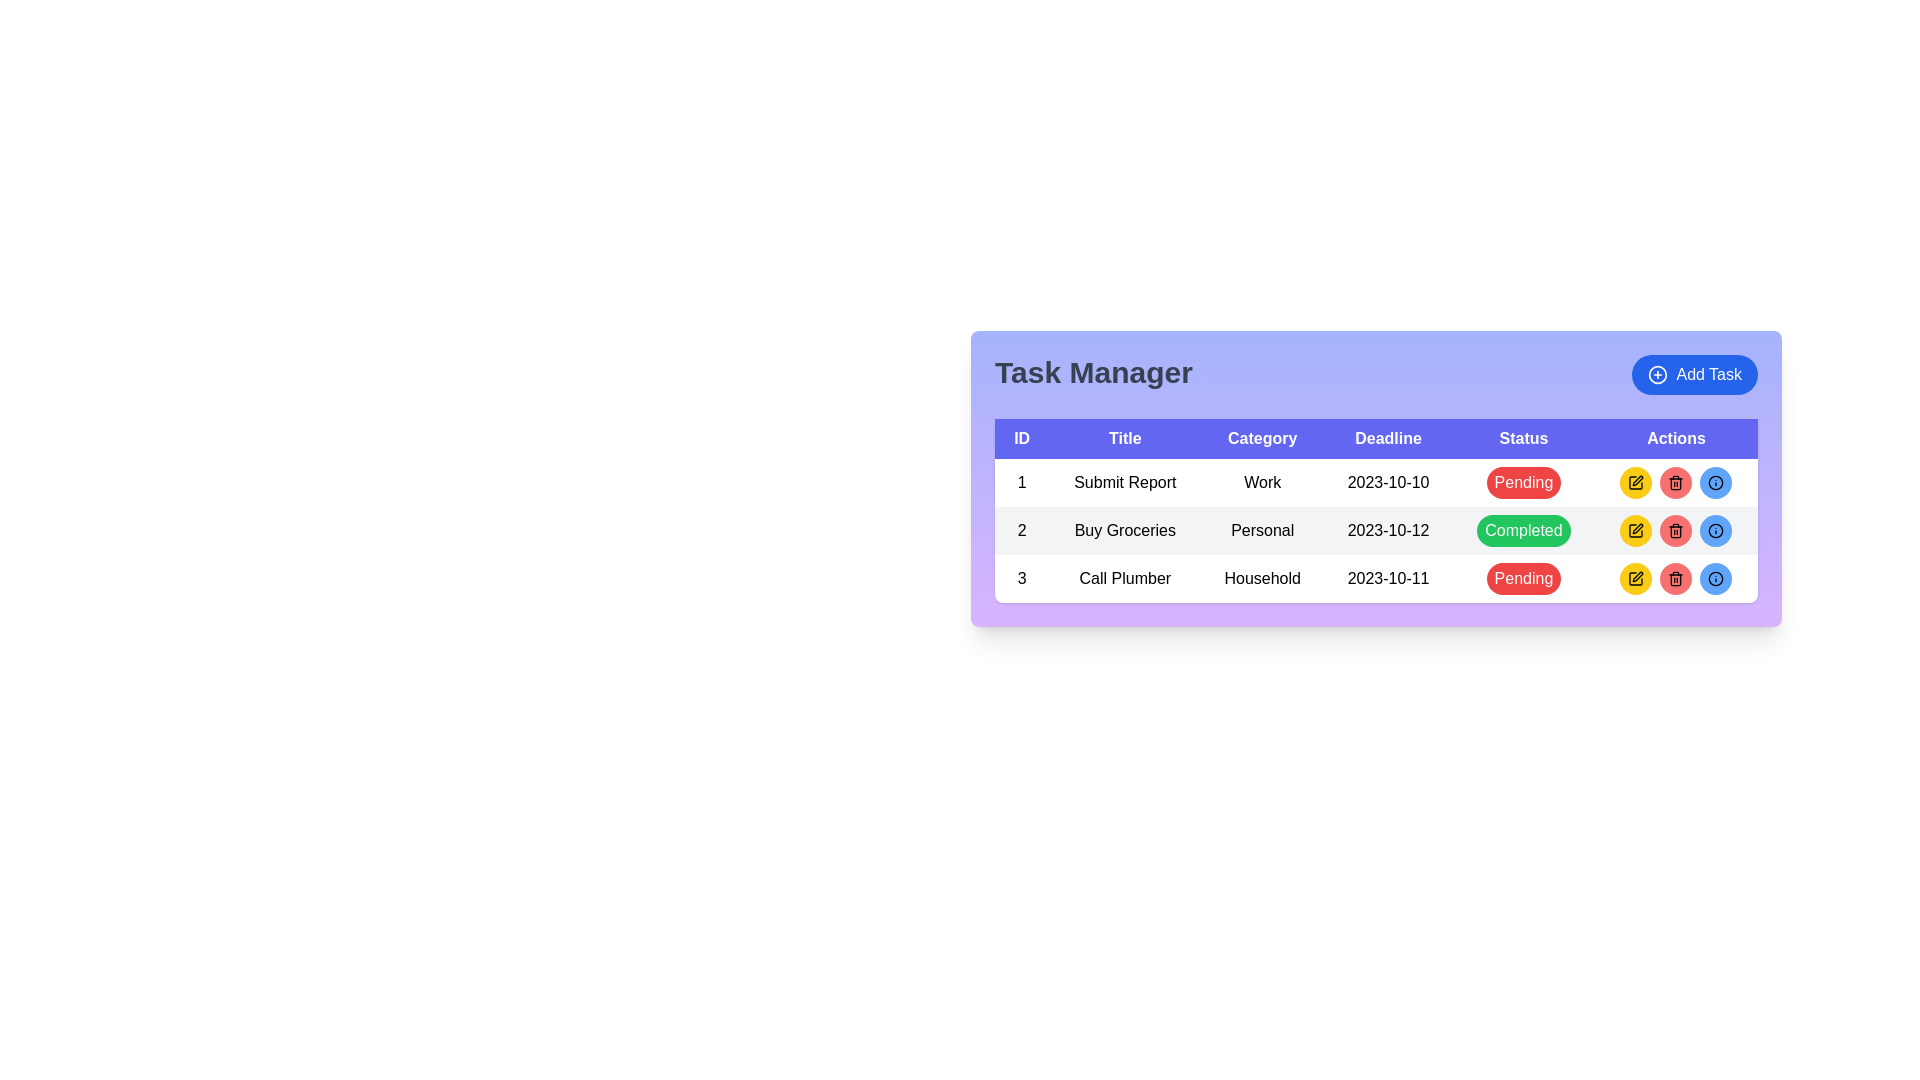 The height and width of the screenshot is (1080, 1920). I want to click on the blue circular outline icon inside the 'Add Task' button located at the top-right corner of the task manager interface, so click(1658, 374).